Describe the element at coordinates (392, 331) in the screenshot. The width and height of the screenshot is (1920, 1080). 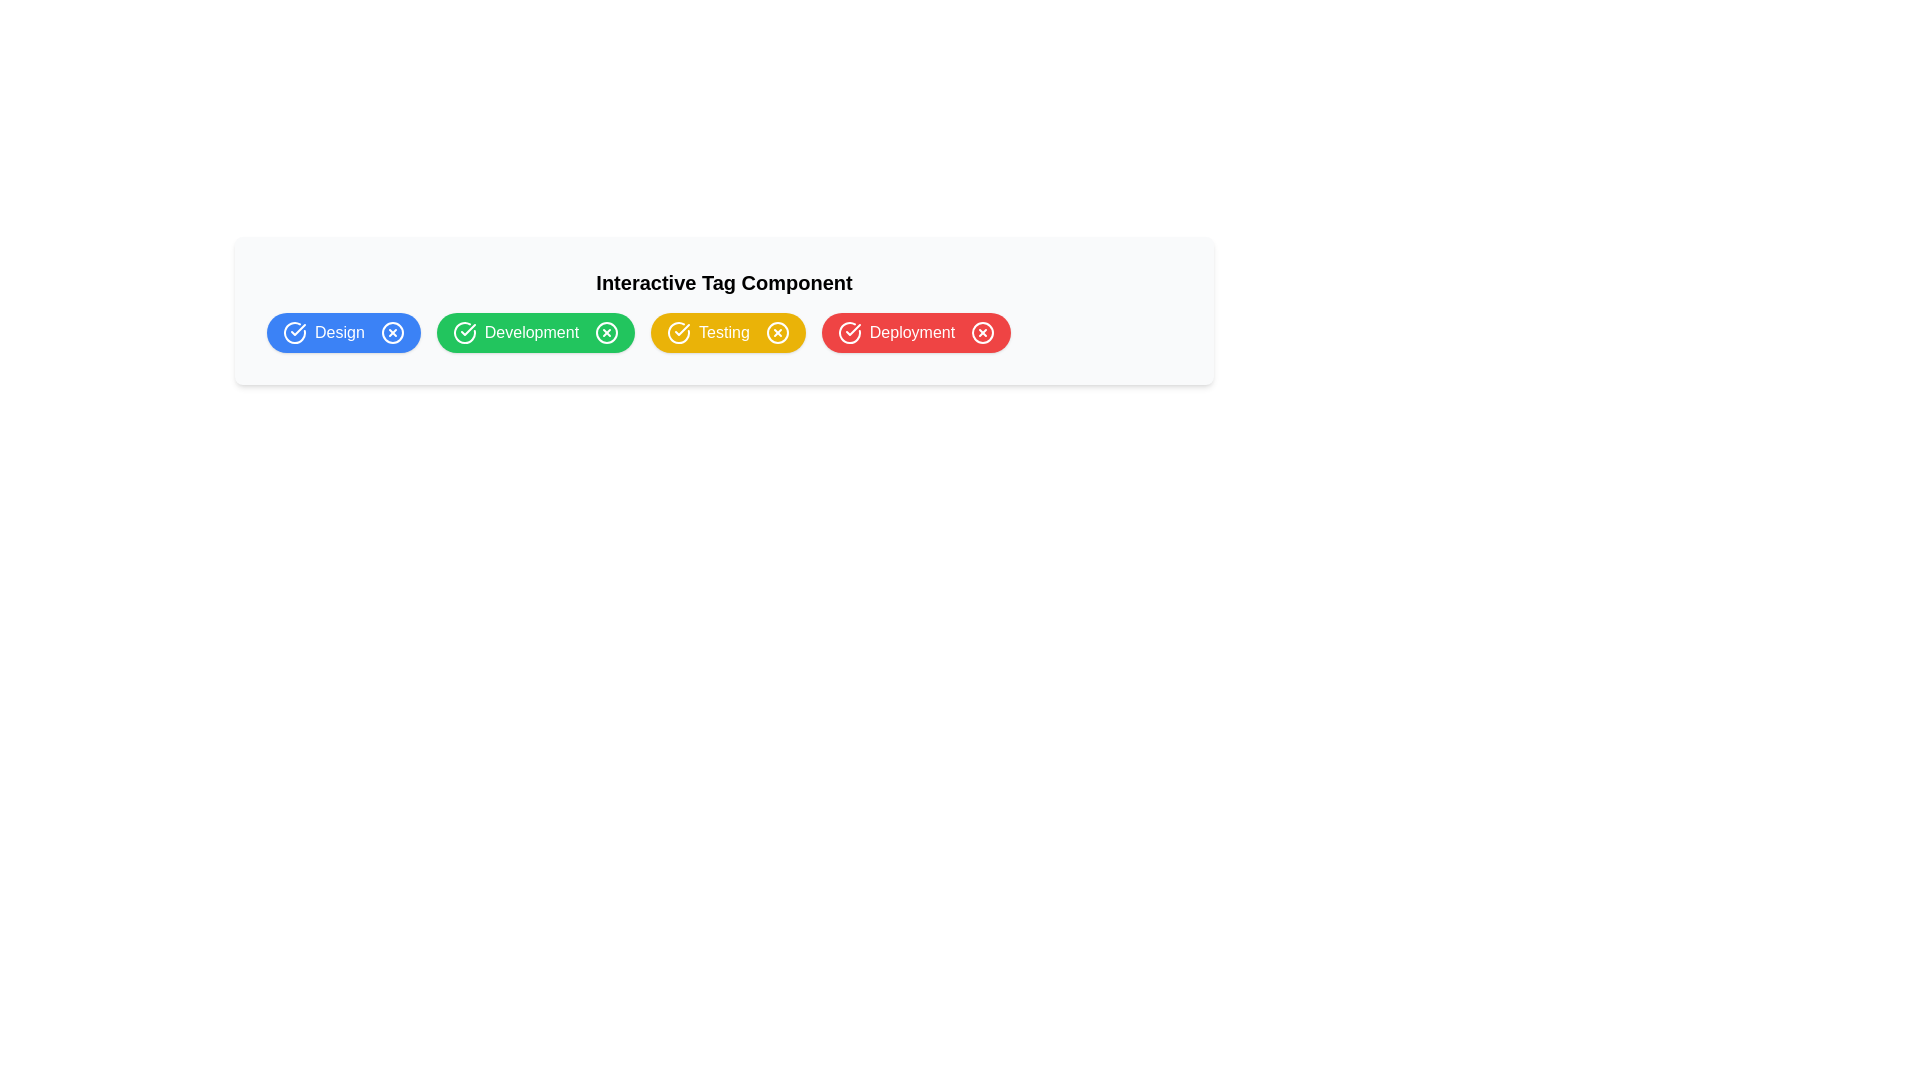
I see `the circular icon that is part of the 'Design' tag, which is the first tag in a series of horizontally arranged tags, indicating a close or cancel action` at that location.